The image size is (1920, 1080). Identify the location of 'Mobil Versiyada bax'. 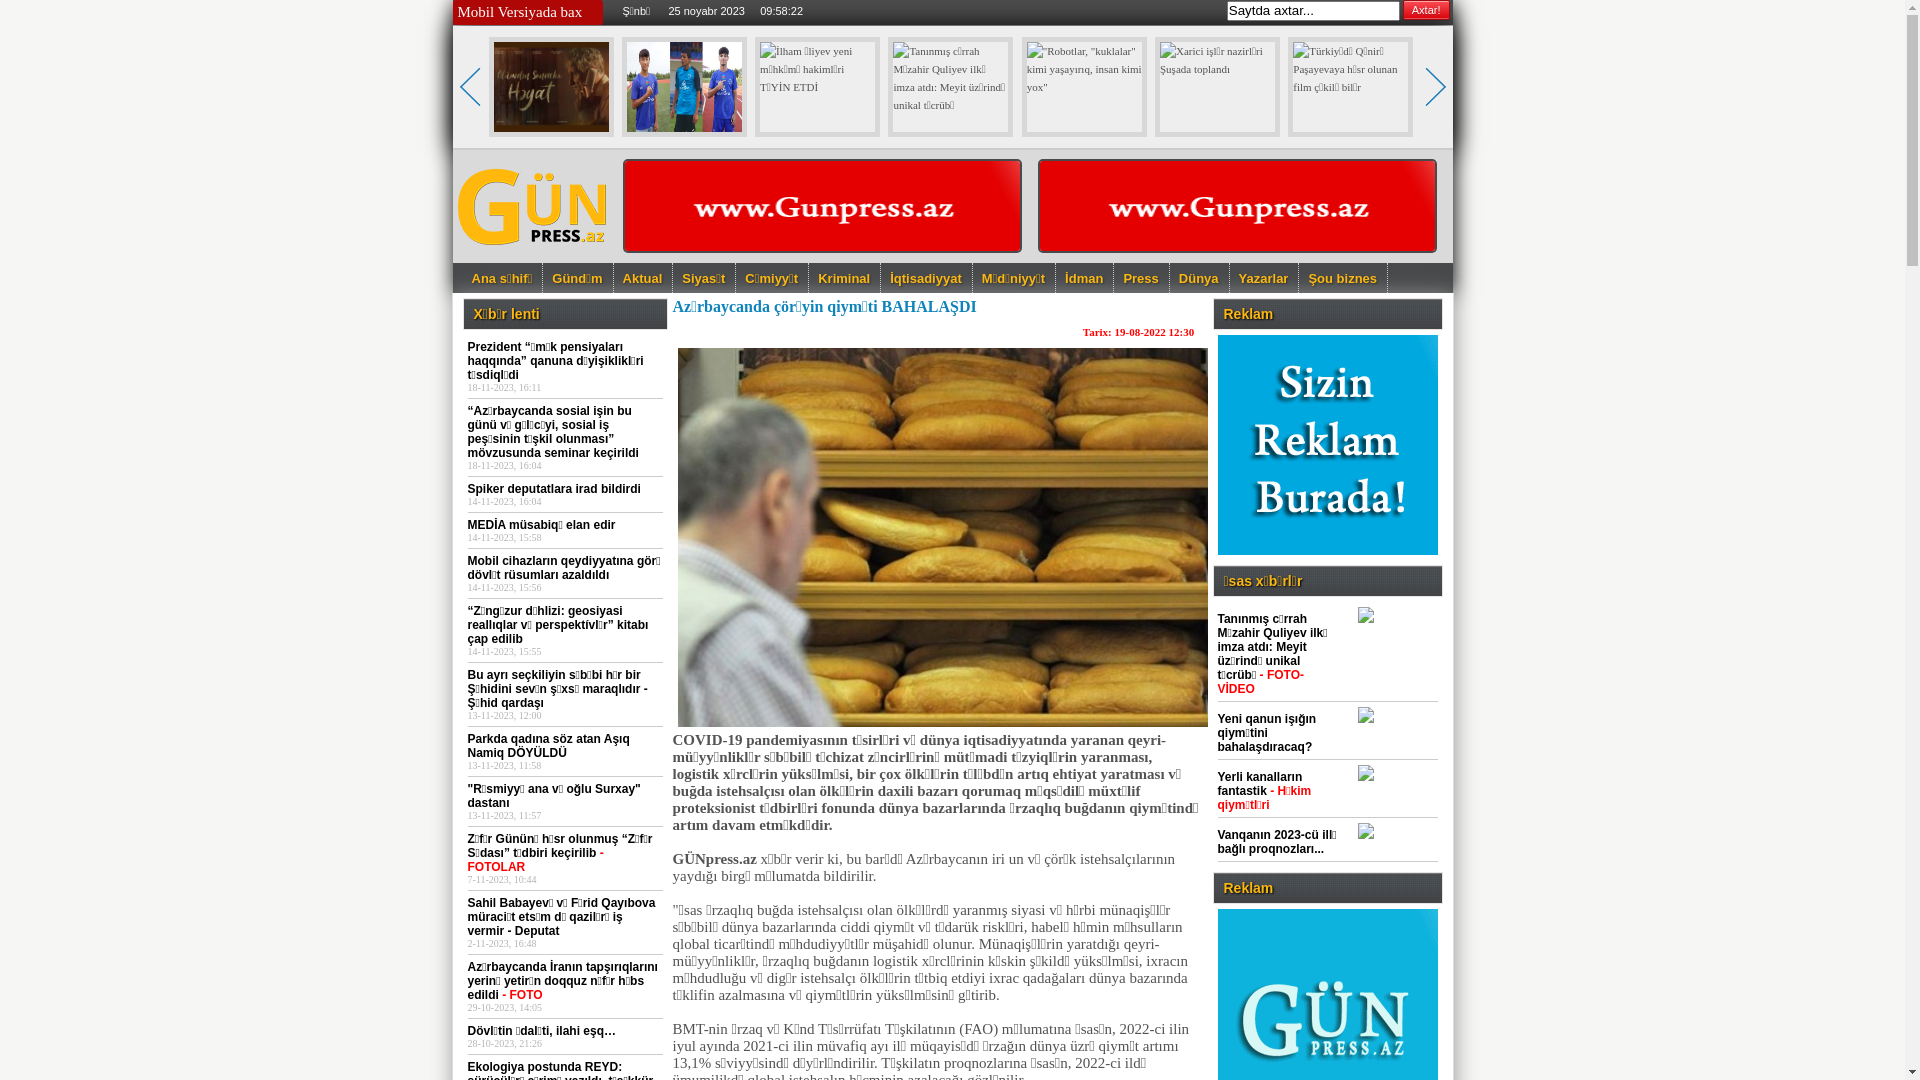
(520, 11).